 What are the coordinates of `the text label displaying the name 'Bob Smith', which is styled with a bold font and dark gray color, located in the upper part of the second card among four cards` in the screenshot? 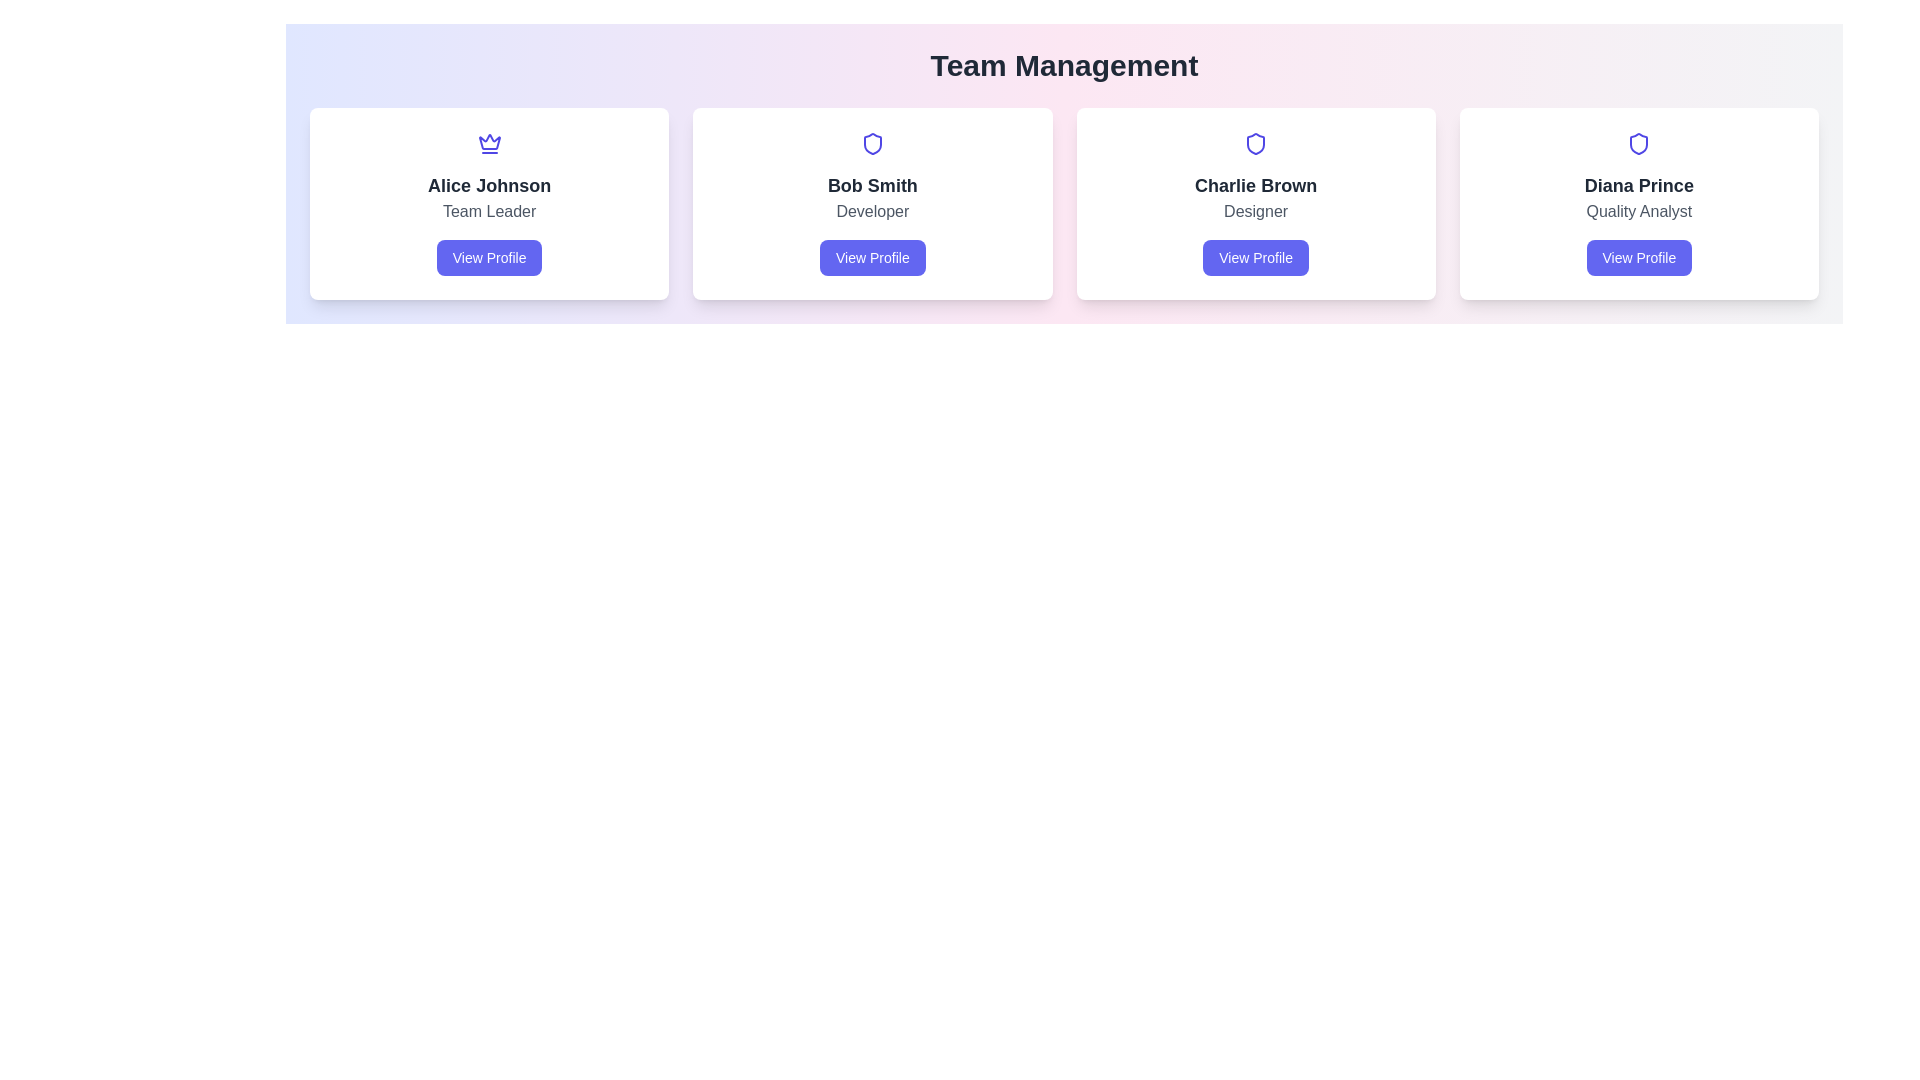 It's located at (872, 185).